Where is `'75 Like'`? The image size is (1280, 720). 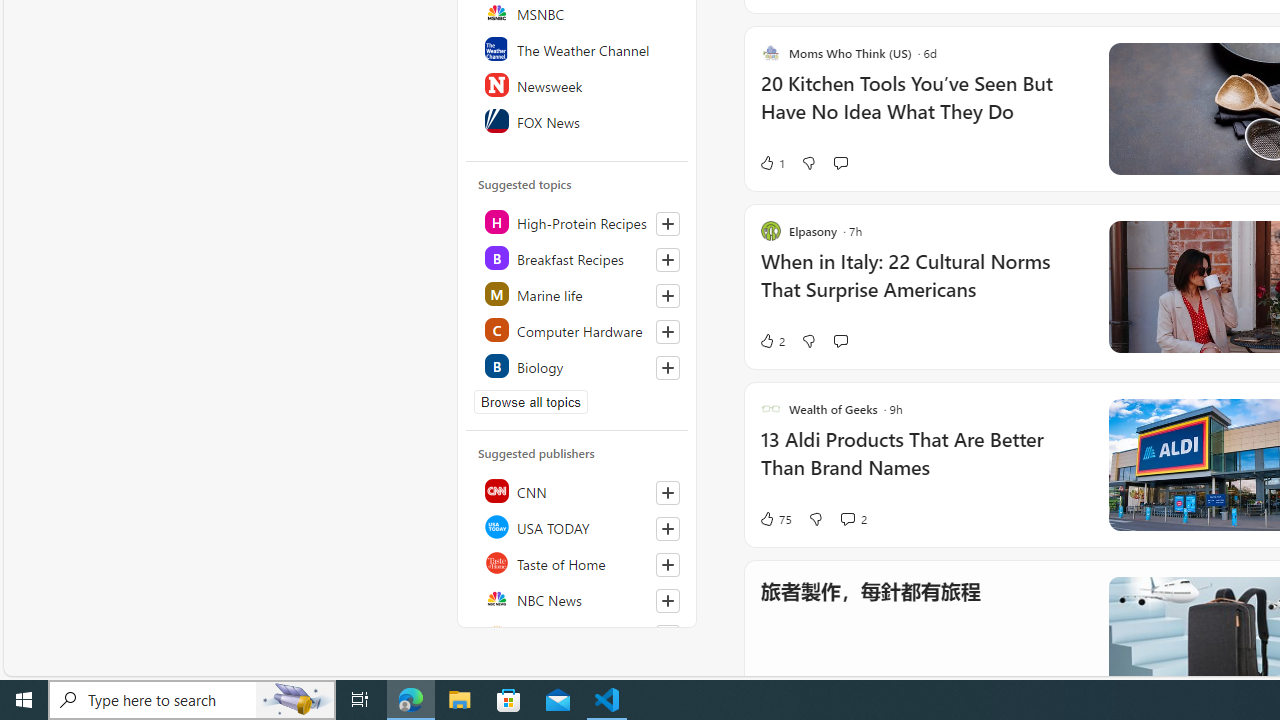 '75 Like' is located at coordinates (774, 518).